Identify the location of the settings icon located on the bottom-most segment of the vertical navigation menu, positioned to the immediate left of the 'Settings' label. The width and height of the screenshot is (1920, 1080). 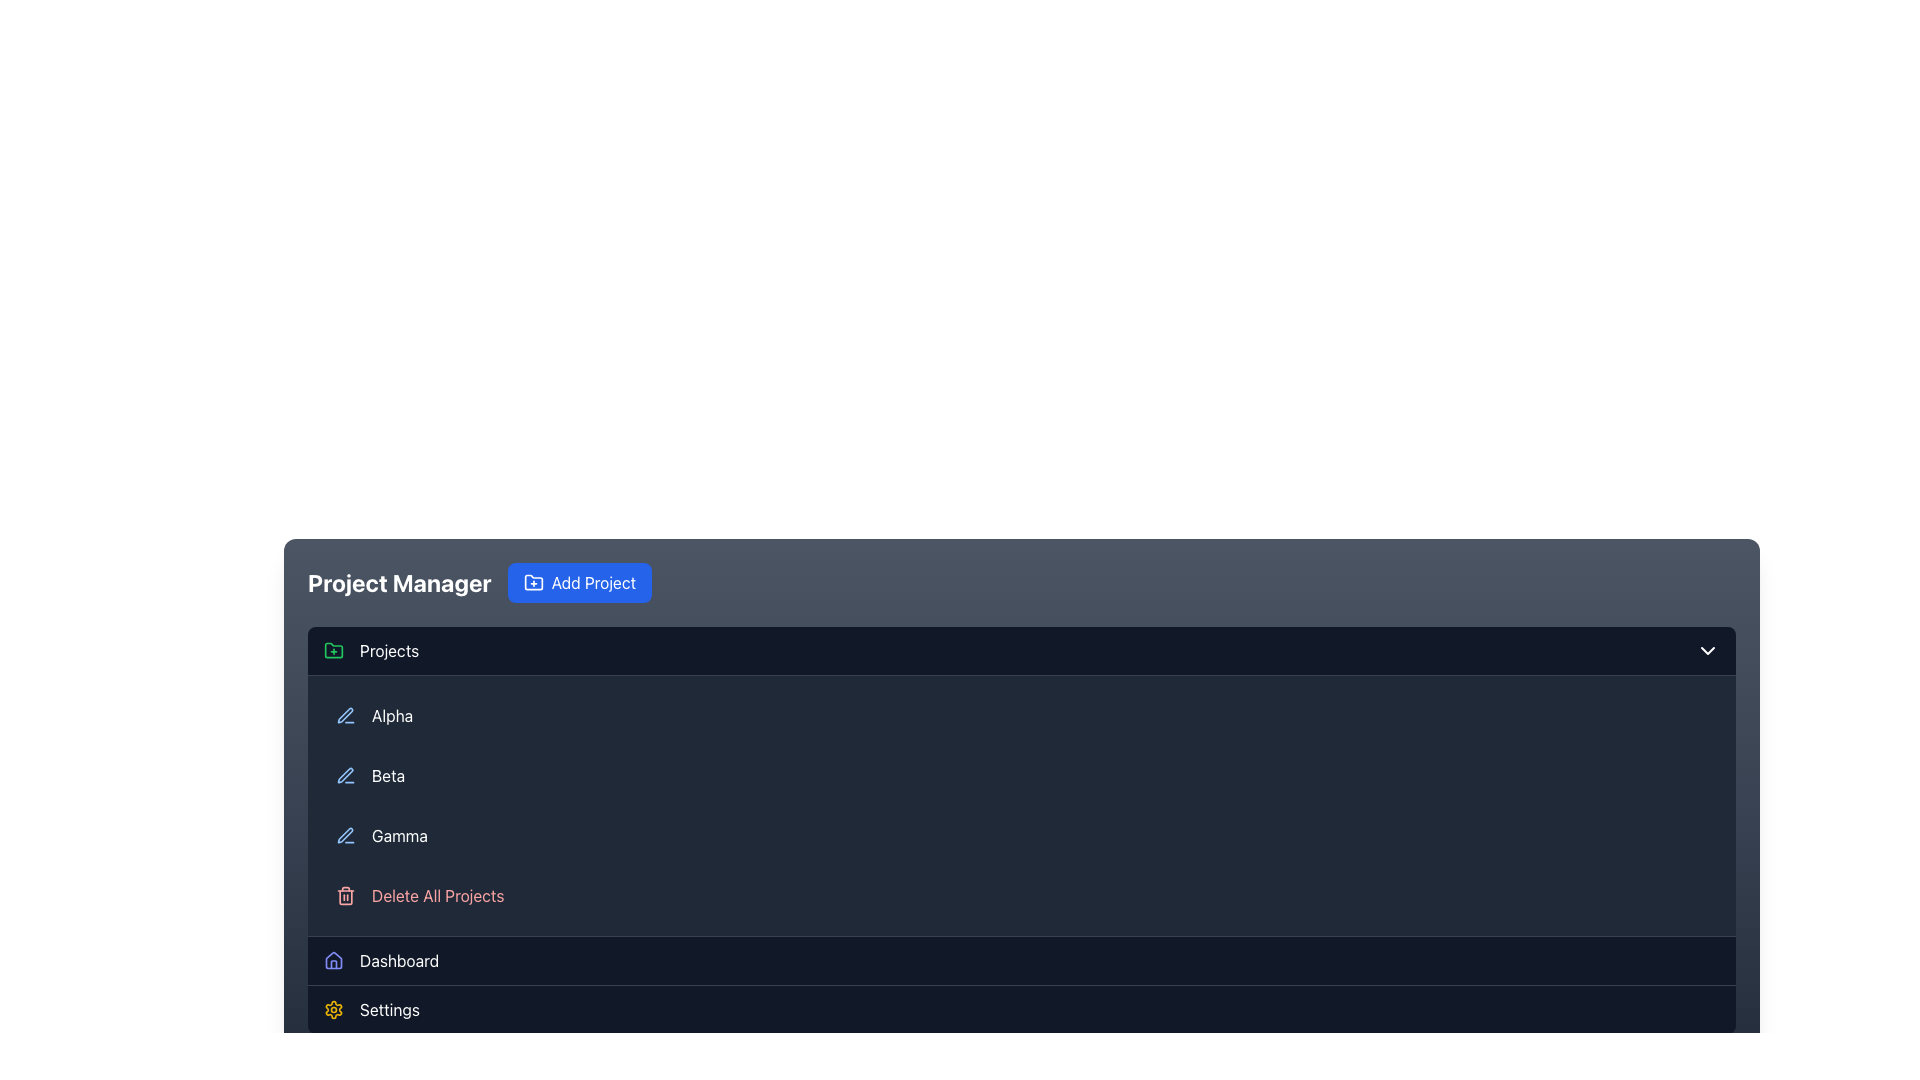
(334, 1010).